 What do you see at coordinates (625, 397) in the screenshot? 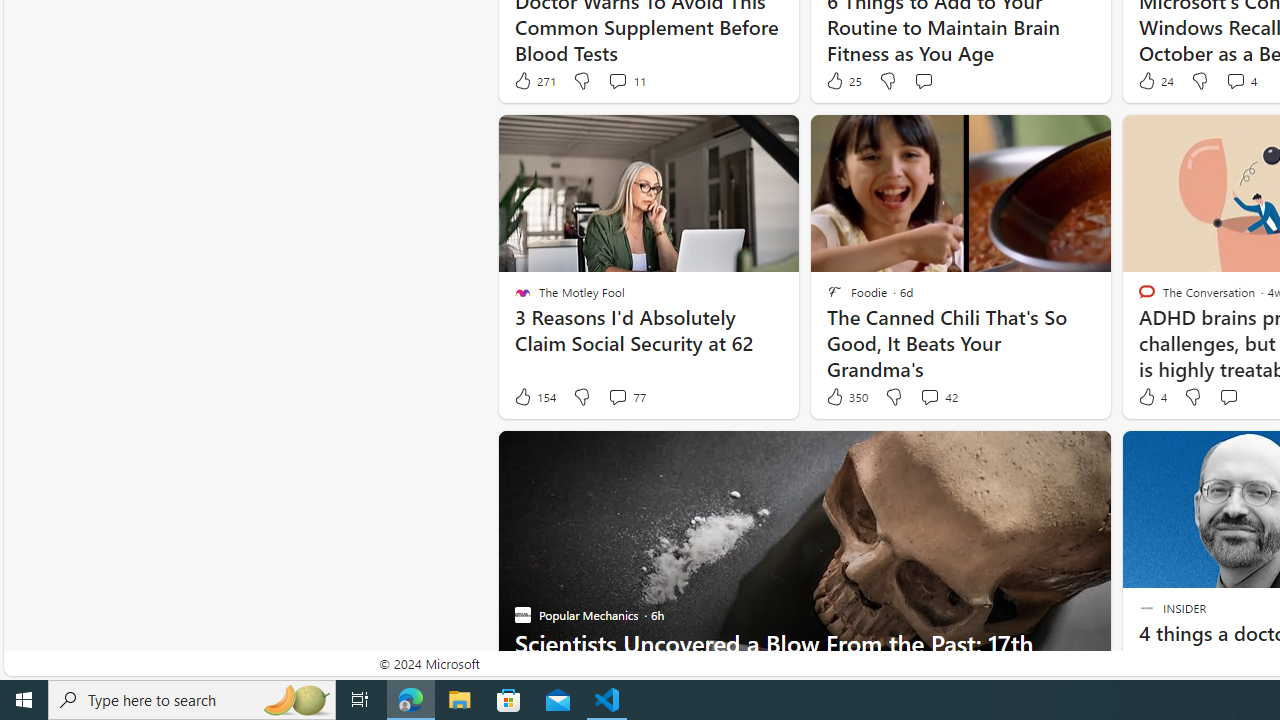
I see `'View comments 77 Comment'` at bounding box center [625, 397].